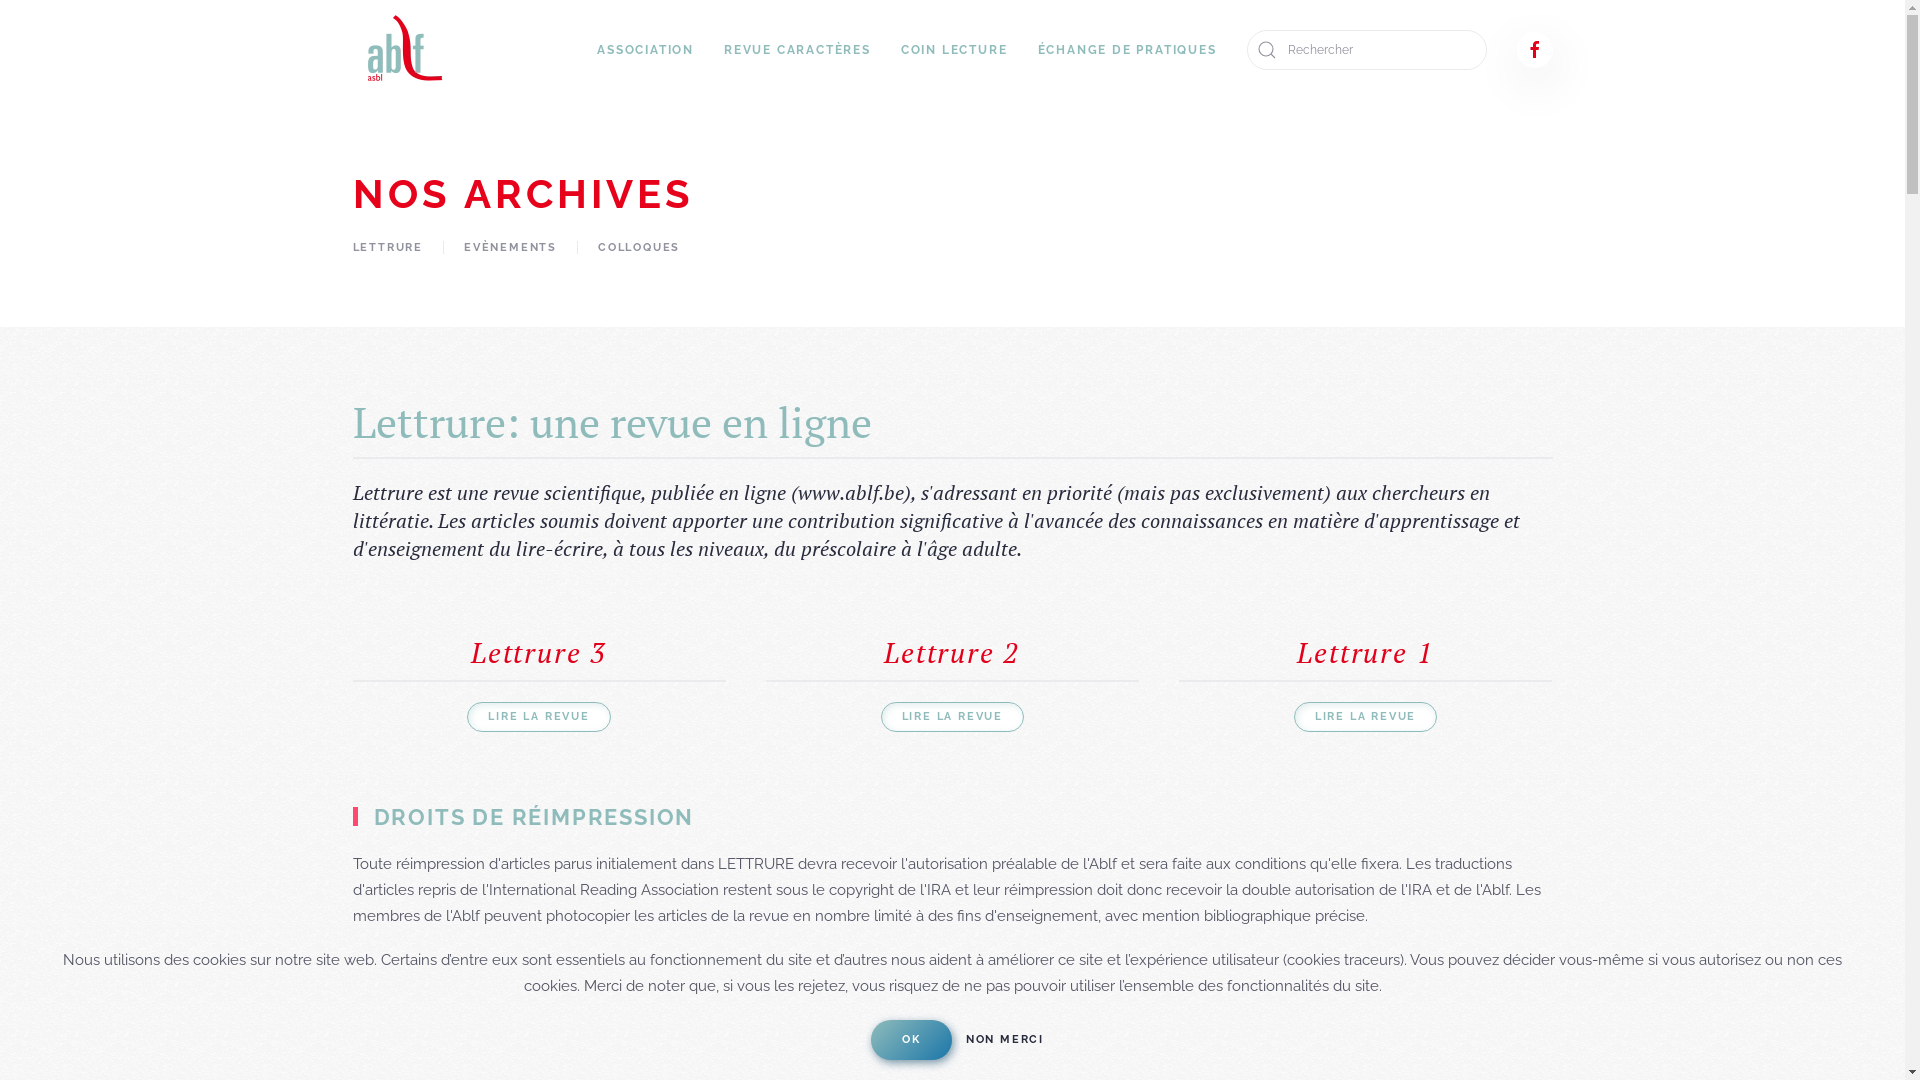 The image size is (1920, 1080). Describe the element at coordinates (645, 49) in the screenshot. I see `'ASSOCIATION'` at that location.